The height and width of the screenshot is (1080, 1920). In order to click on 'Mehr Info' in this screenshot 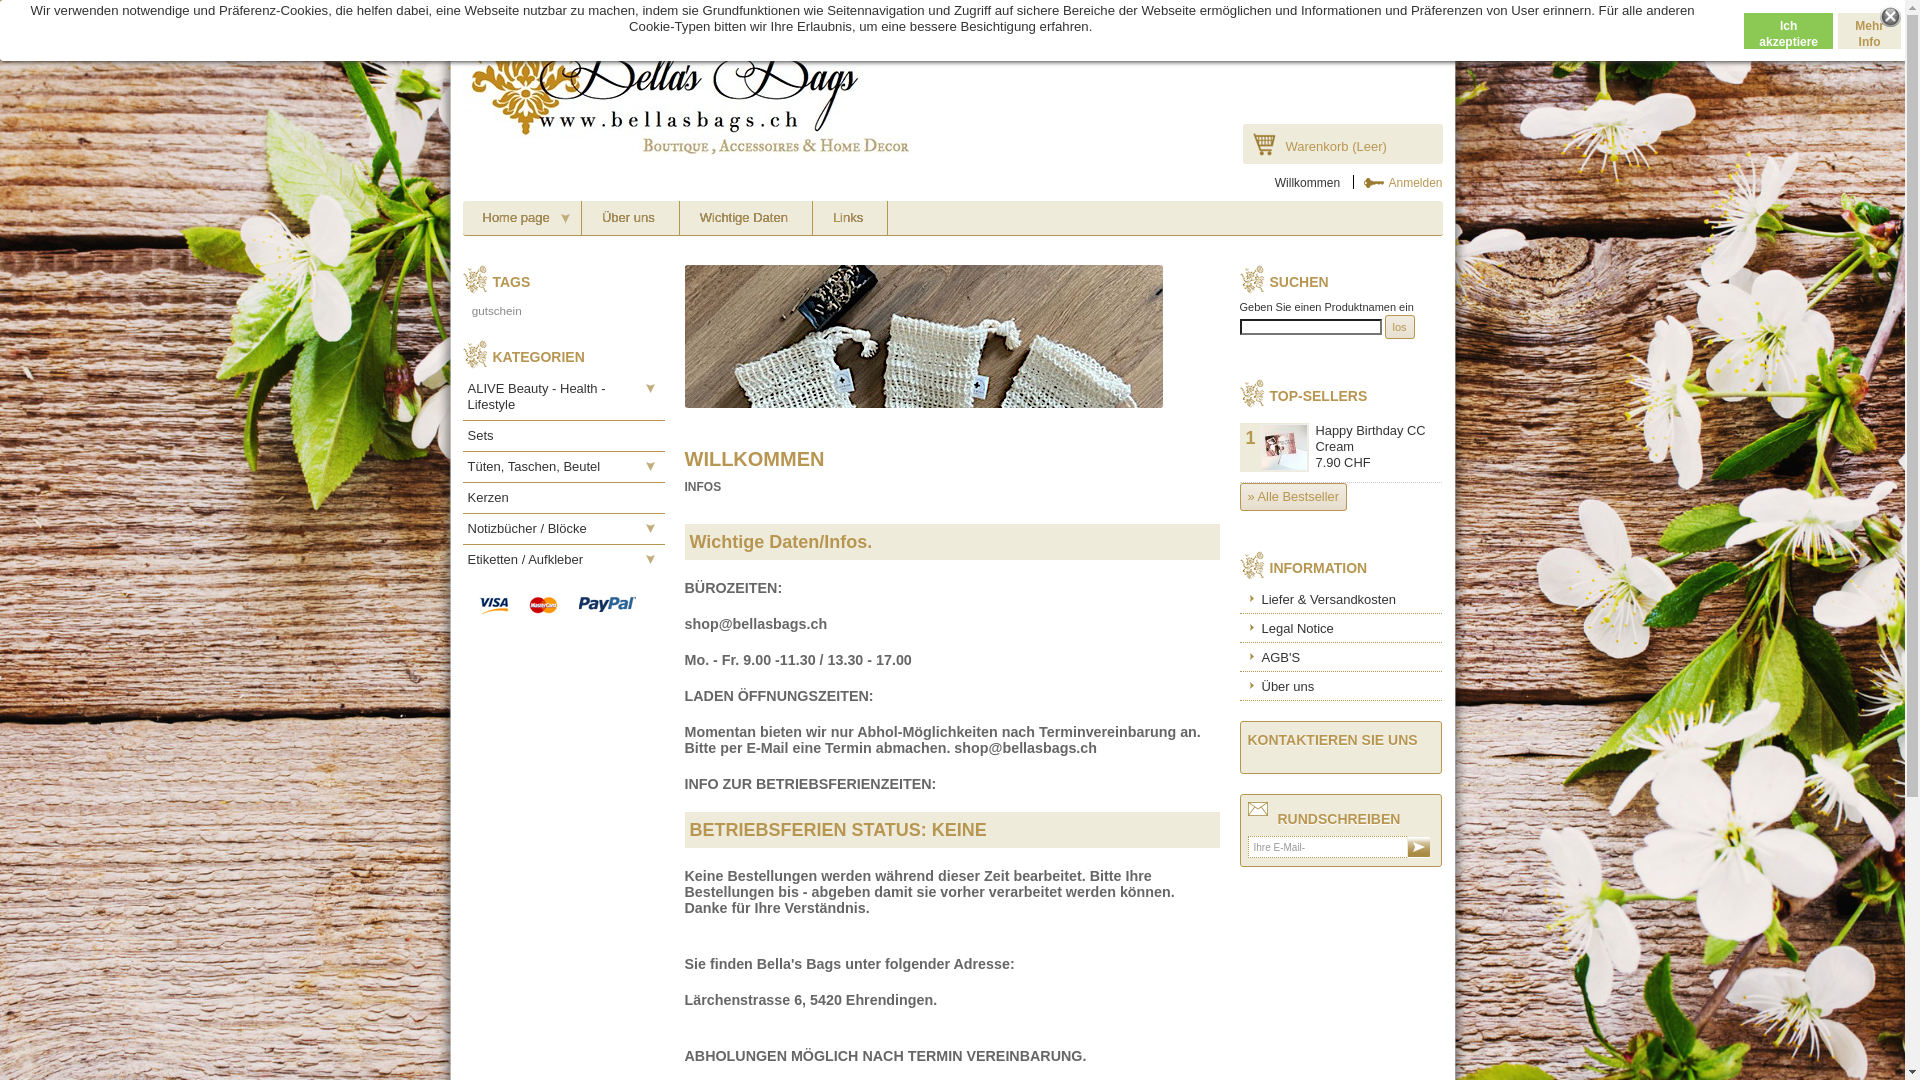, I will do `click(1868, 30)`.